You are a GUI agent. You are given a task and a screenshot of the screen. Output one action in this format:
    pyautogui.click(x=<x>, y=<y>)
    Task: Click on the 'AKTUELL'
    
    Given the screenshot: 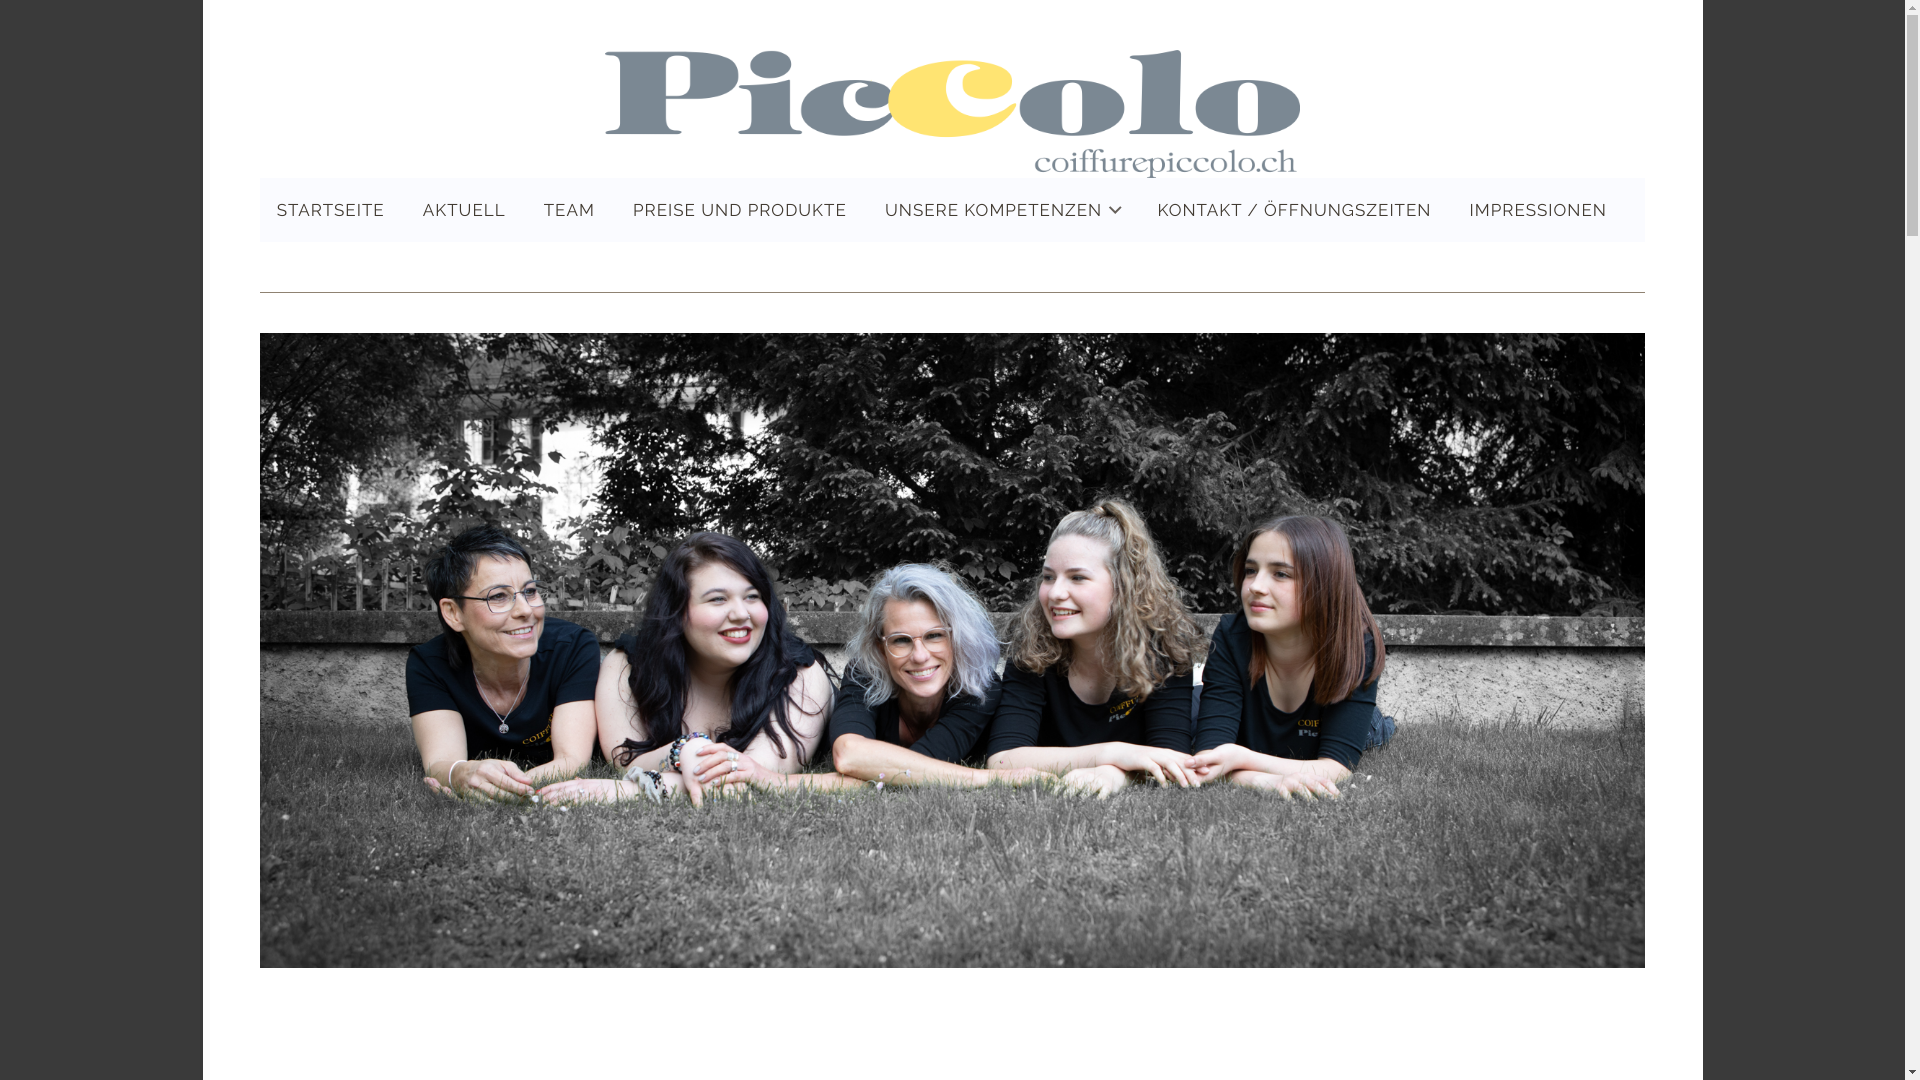 What is the action you would take?
    pyautogui.click(x=463, y=209)
    